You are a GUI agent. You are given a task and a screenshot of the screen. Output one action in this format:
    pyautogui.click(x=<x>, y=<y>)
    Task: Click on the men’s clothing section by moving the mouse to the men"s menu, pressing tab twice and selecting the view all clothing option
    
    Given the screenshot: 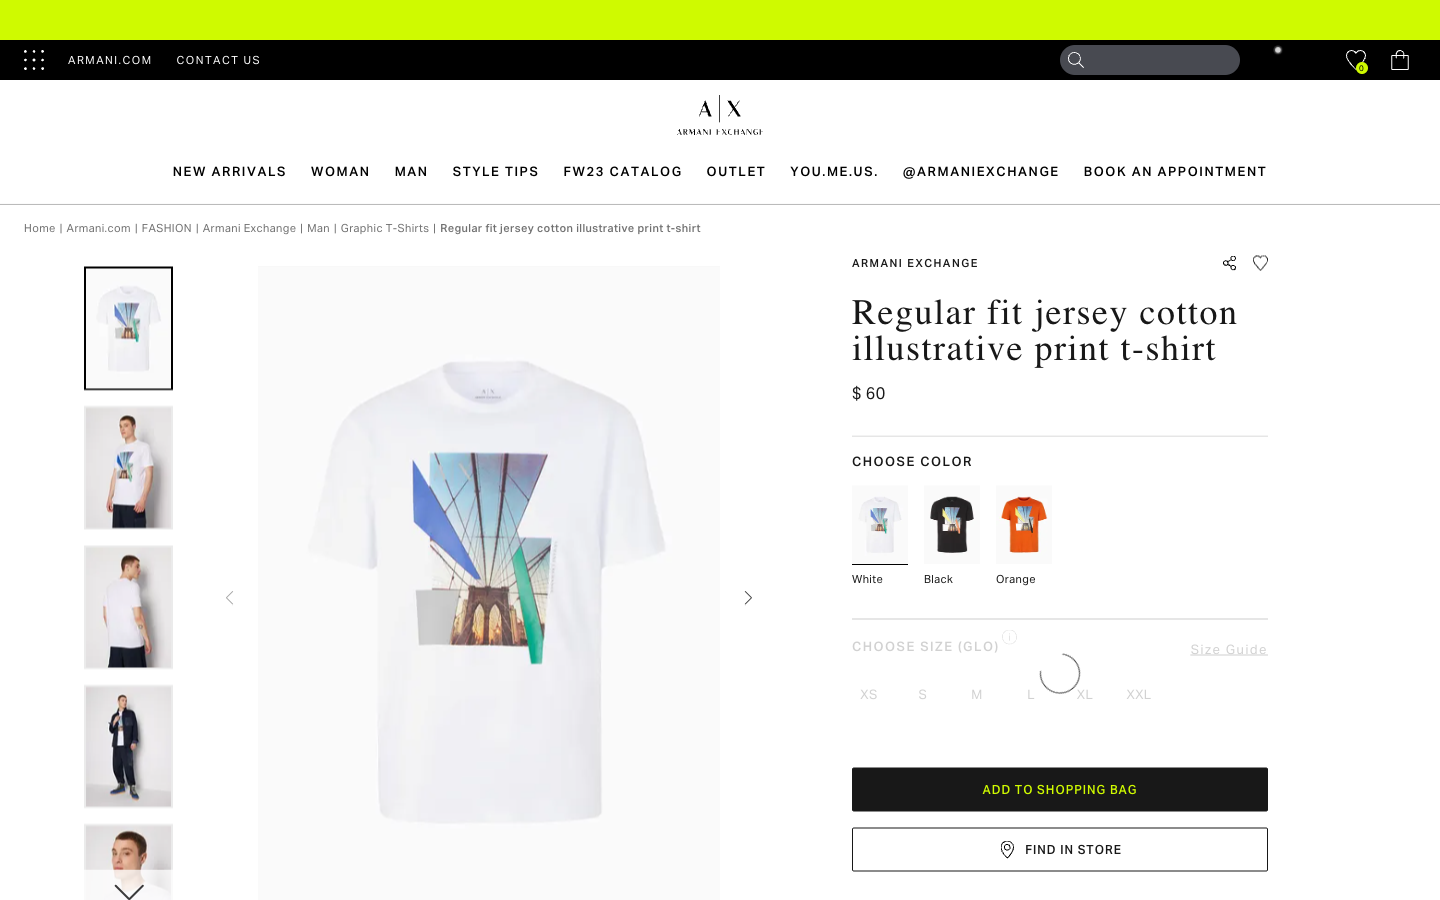 What is the action you would take?
    pyautogui.click(x=593280, y=154350)
    